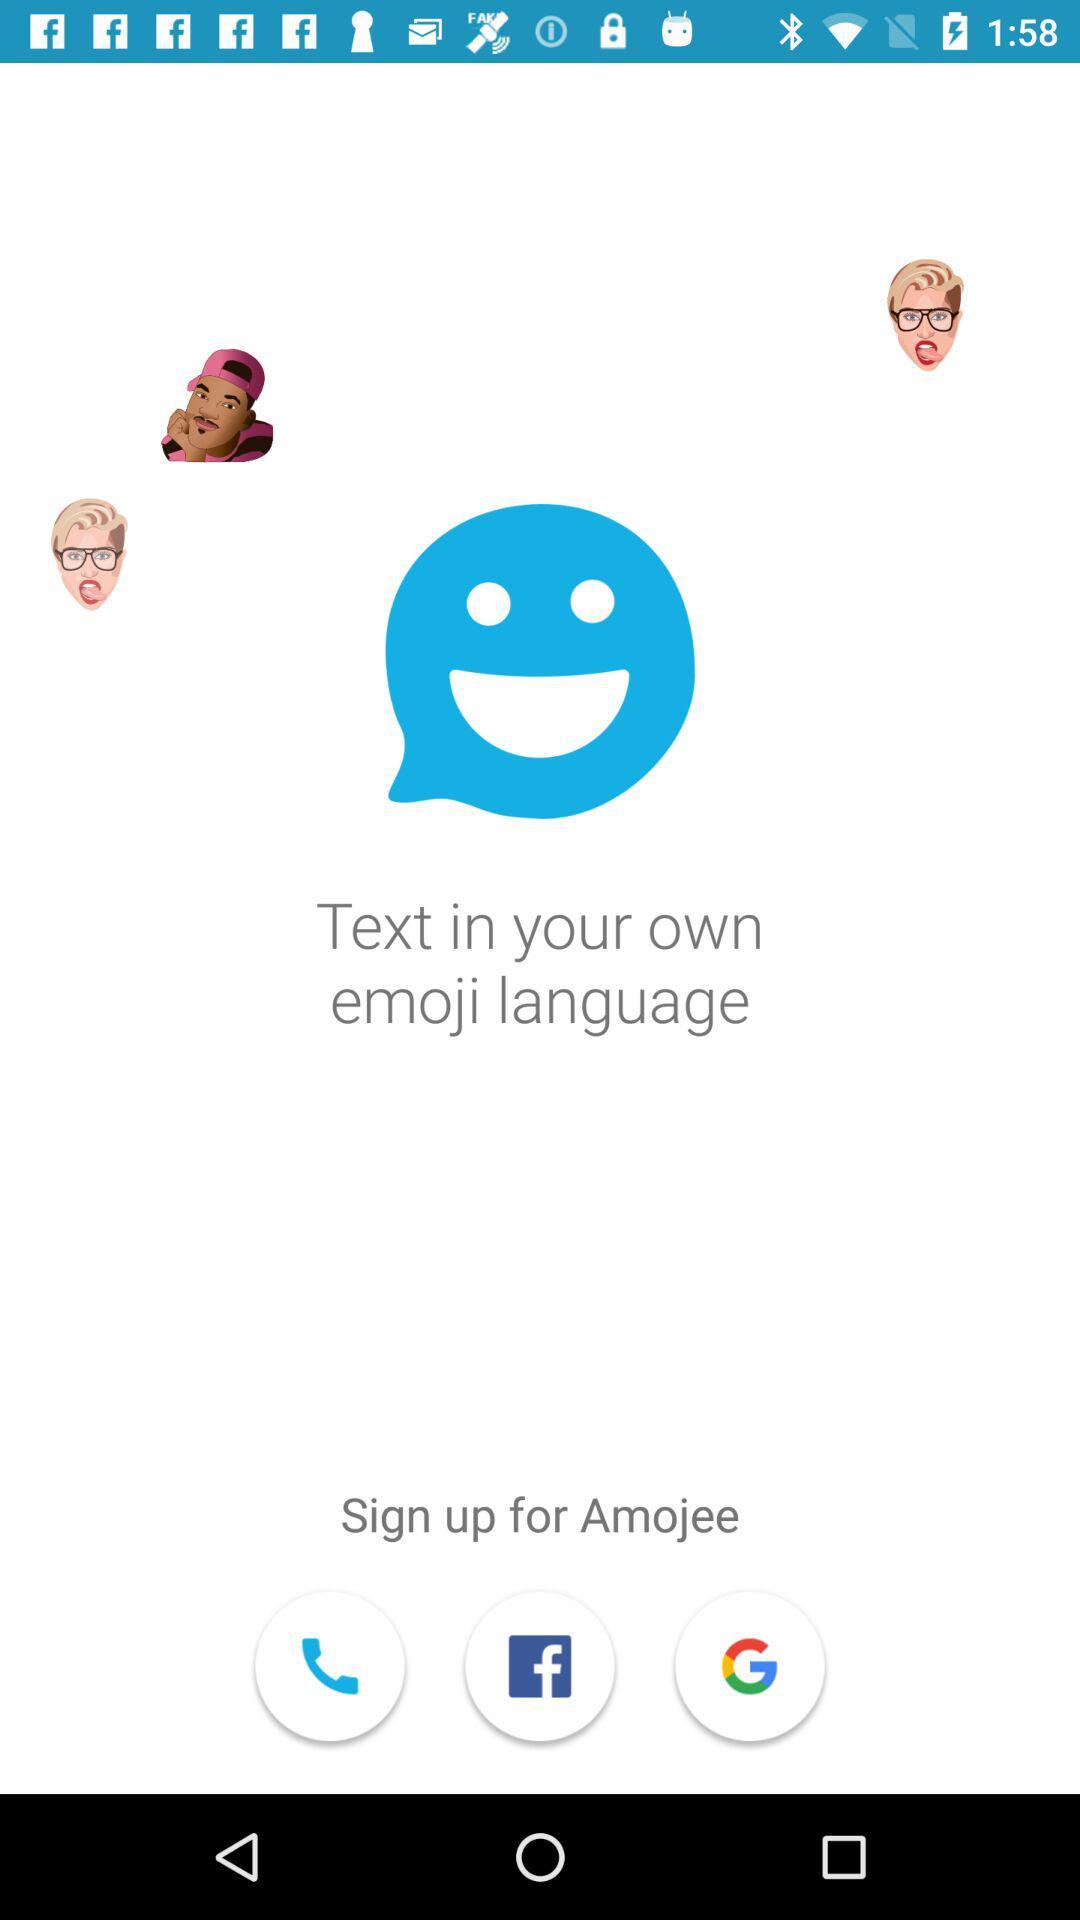 This screenshot has height=1920, width=1080. I want to click on the globe icon, so click(749, 1669).